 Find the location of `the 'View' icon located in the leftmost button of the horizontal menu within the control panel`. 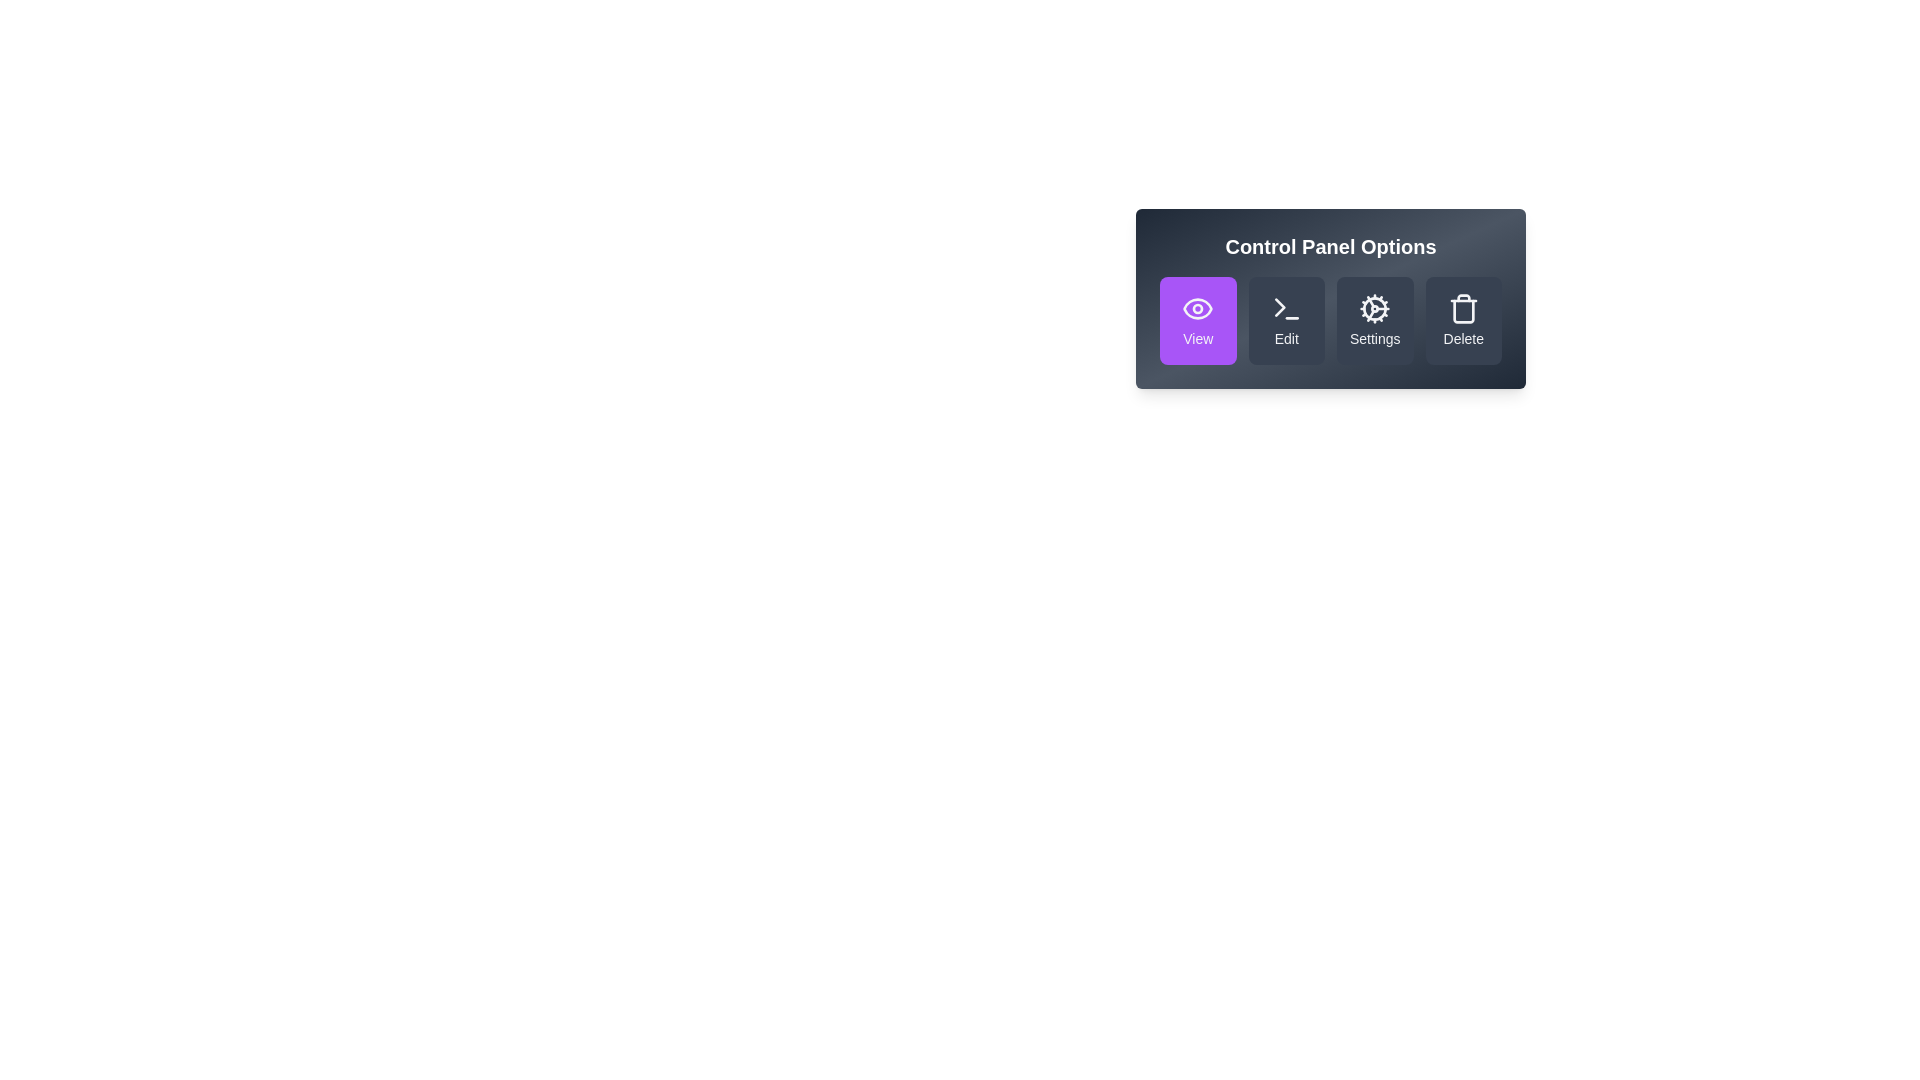

the 'View' icon located in the leftmost button of the horizontal menu within the control panel is located at coordinates (1198, 308).